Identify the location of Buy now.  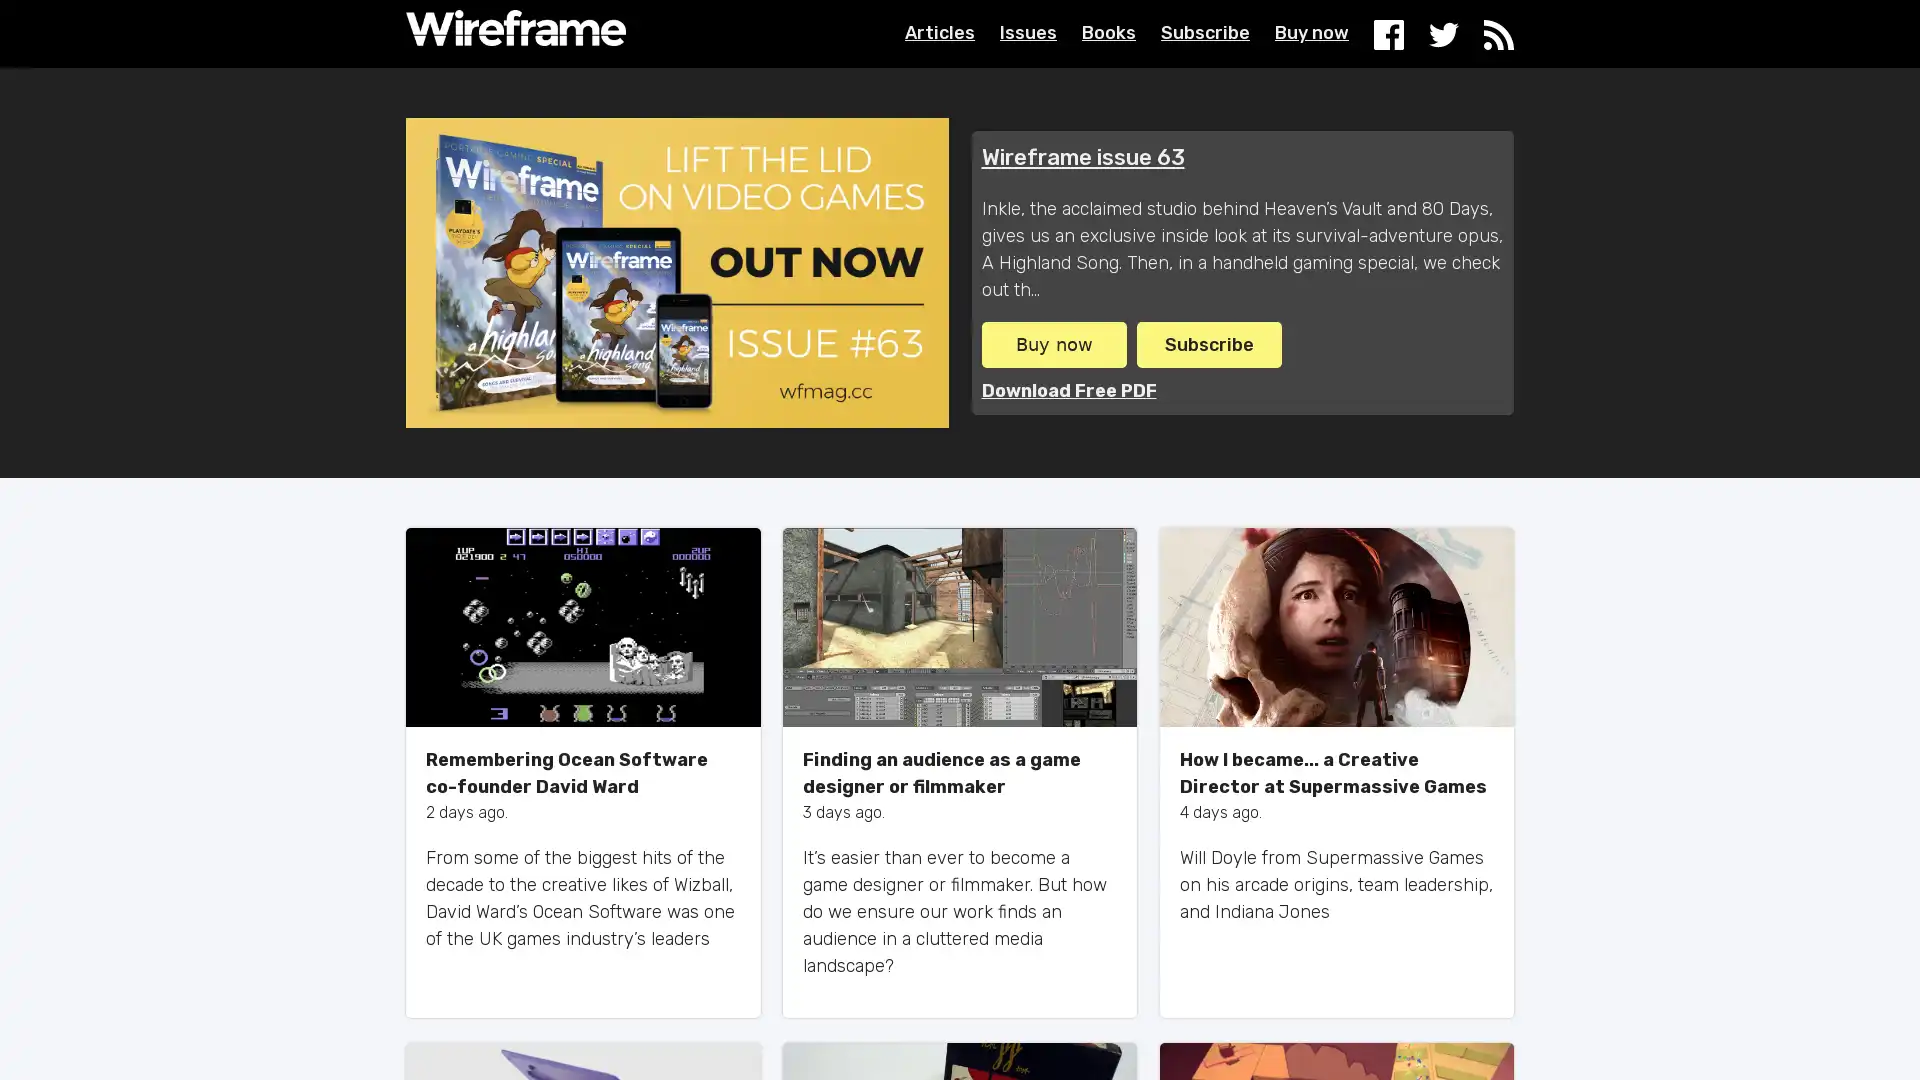
(1052, 342).